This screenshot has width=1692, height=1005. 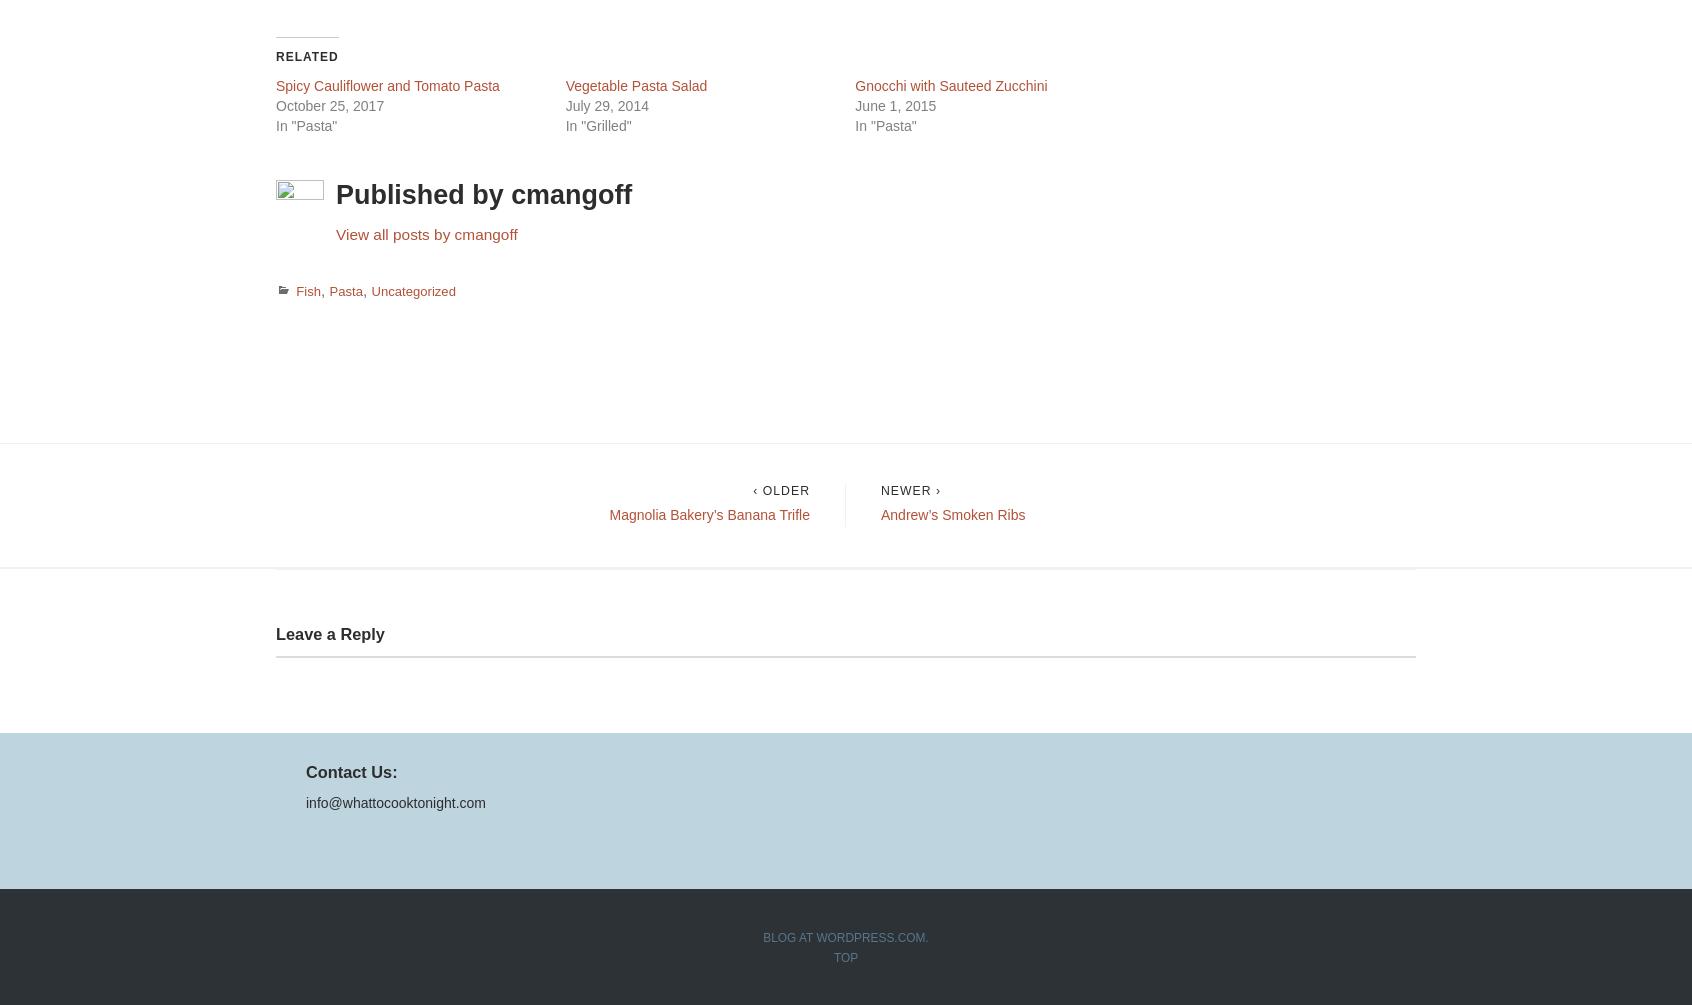 I want to click on 'Related', so click(x=275, y=56).